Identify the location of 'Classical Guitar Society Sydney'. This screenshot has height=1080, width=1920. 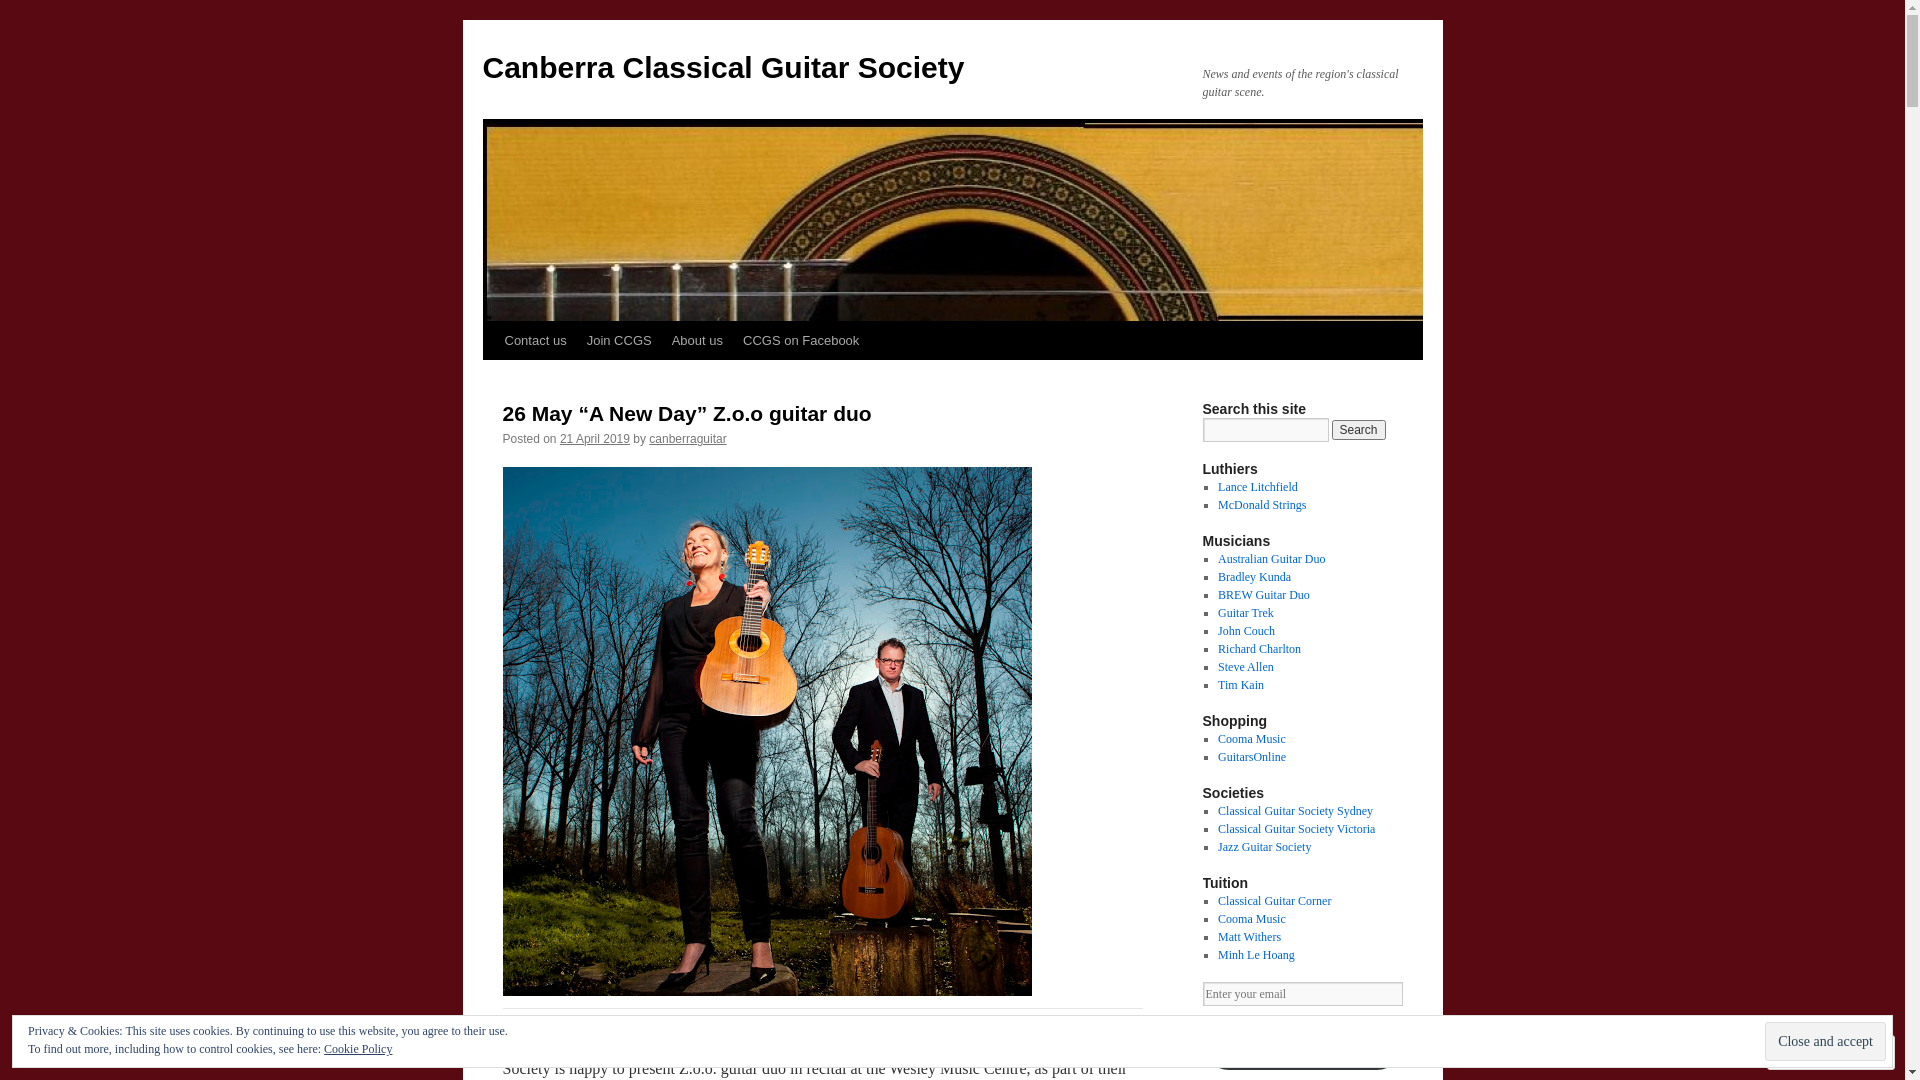
(1295, 810).